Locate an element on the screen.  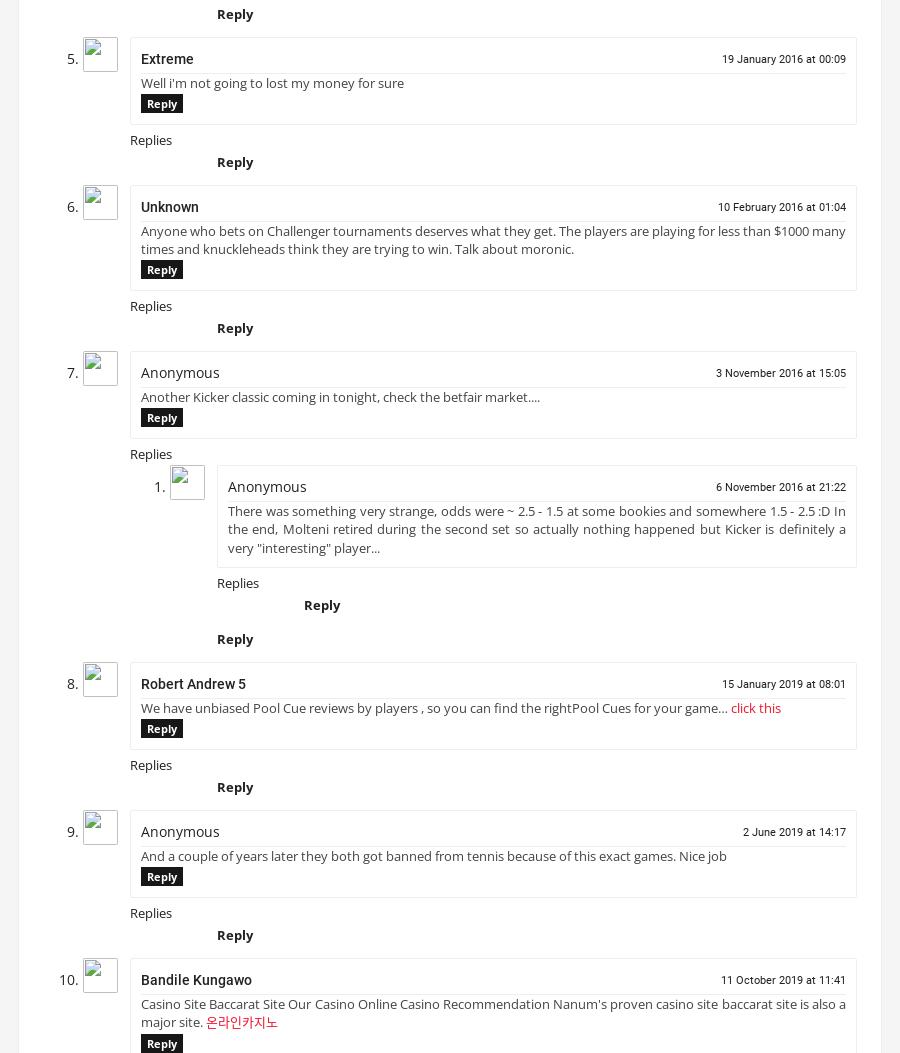
'6 November 2016 at 21:22' is located at coordinates (780, 495).